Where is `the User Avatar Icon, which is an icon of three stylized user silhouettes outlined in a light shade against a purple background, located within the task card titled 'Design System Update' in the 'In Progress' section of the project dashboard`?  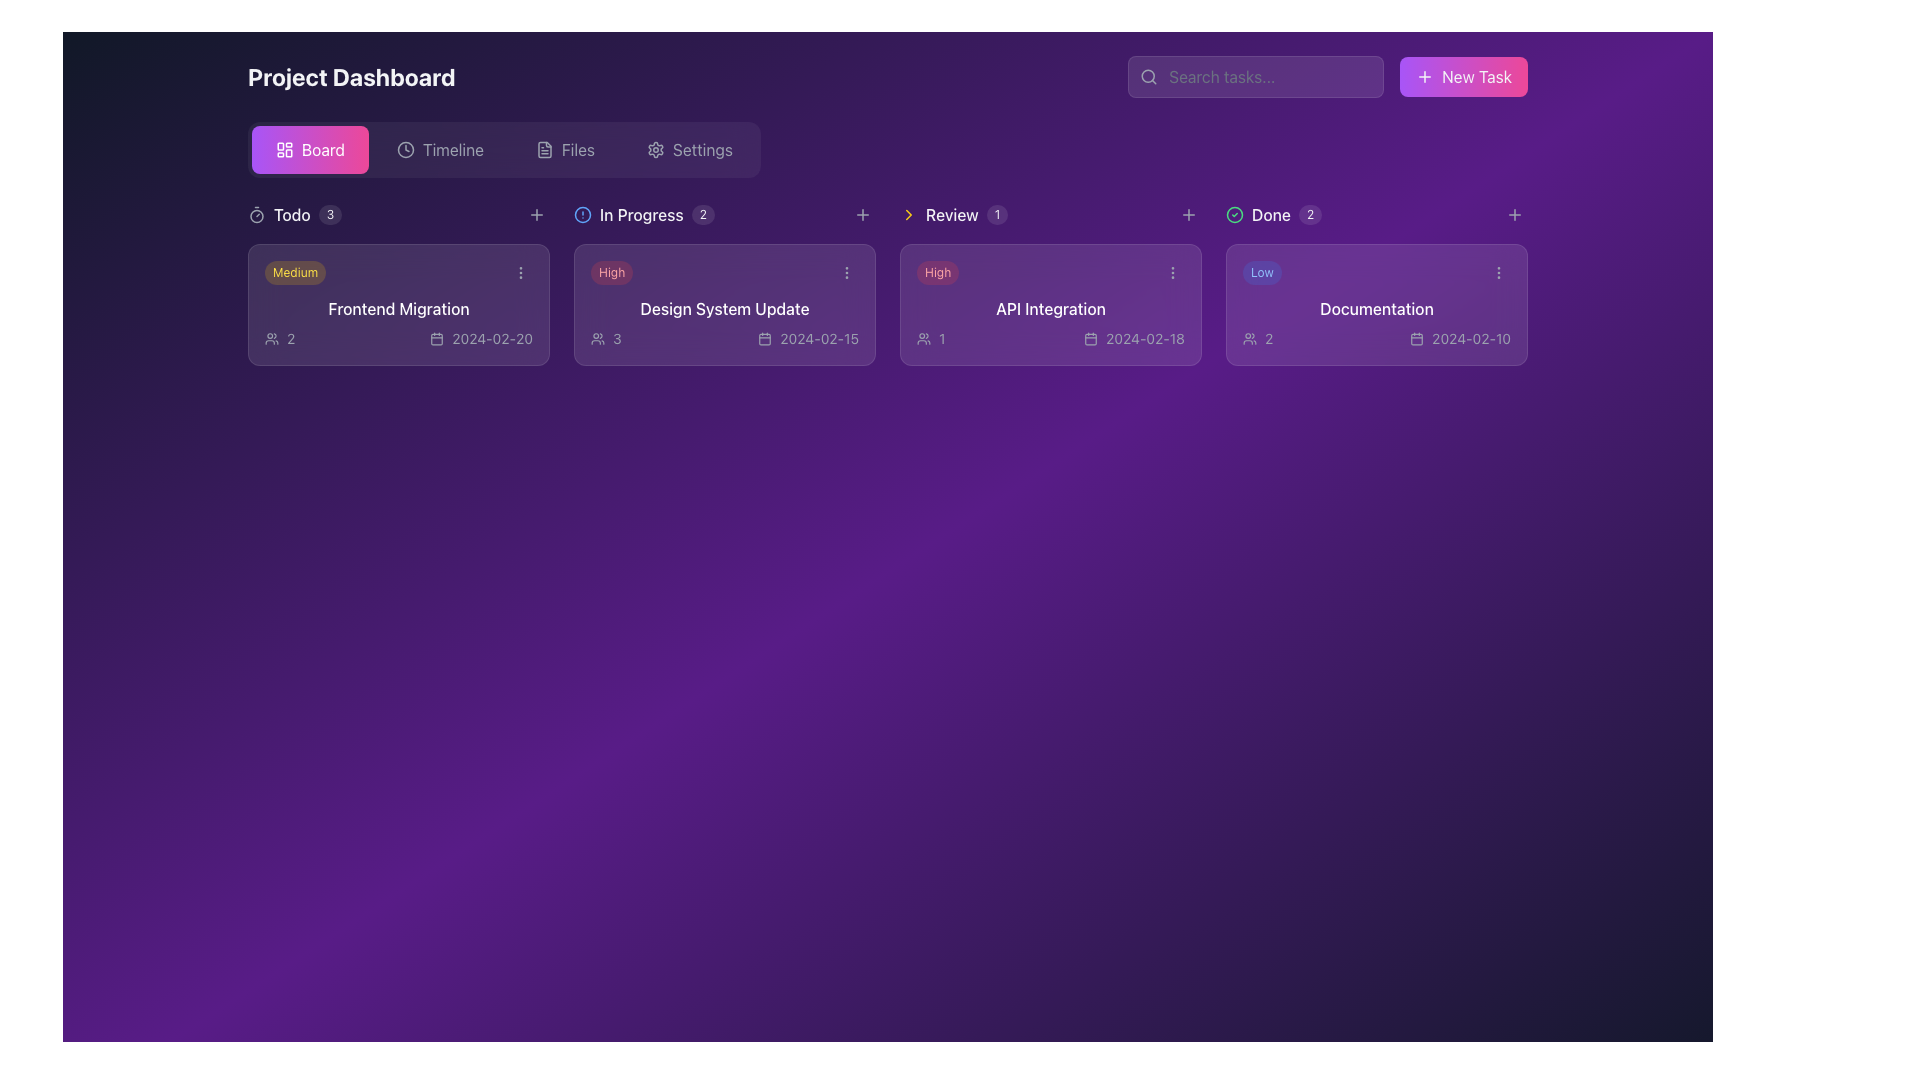 the User Avatar Icon, which is an icon of three stylized user silhouettes outlined in a light shade against a purple background, located within the task card titled 'Design System Update' in the 'In Progress' section of the project dashboard is located at coordinates (597, 338).